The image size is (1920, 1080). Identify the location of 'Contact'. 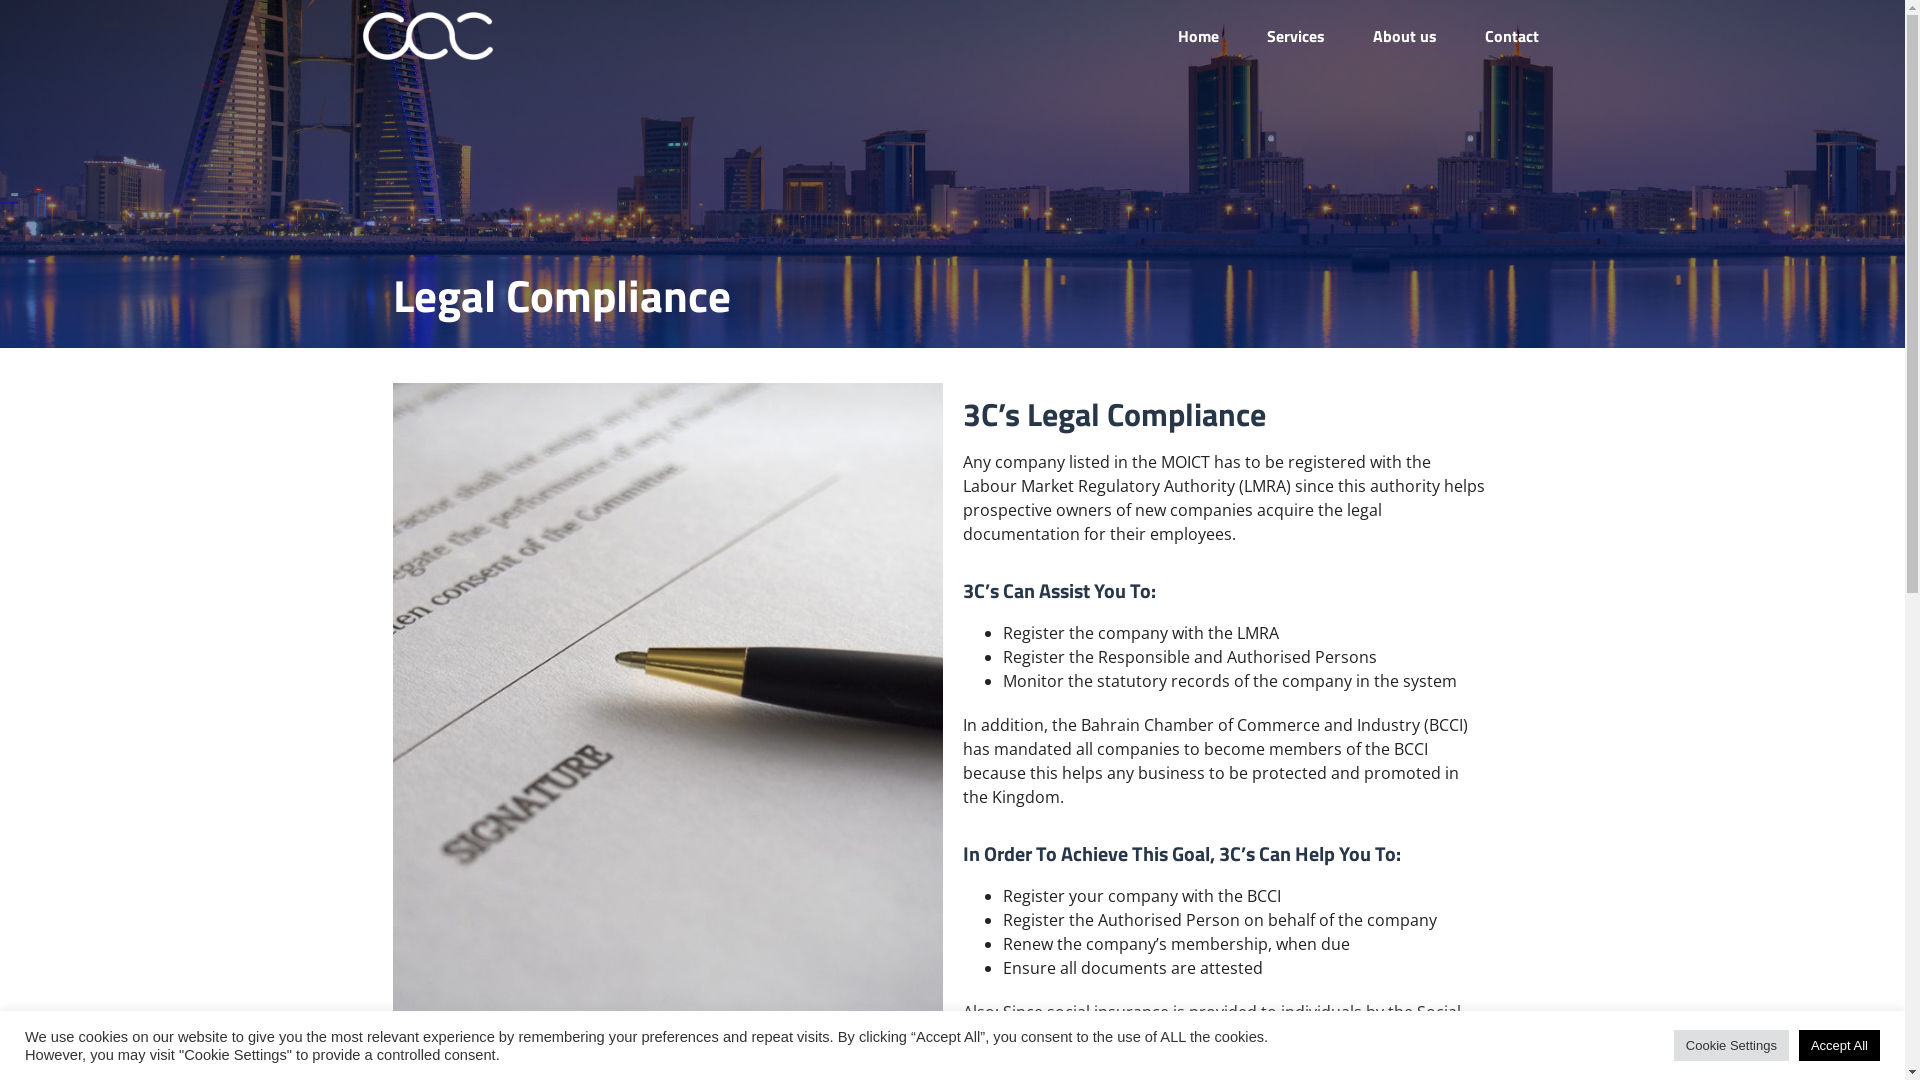
(1479, 35).